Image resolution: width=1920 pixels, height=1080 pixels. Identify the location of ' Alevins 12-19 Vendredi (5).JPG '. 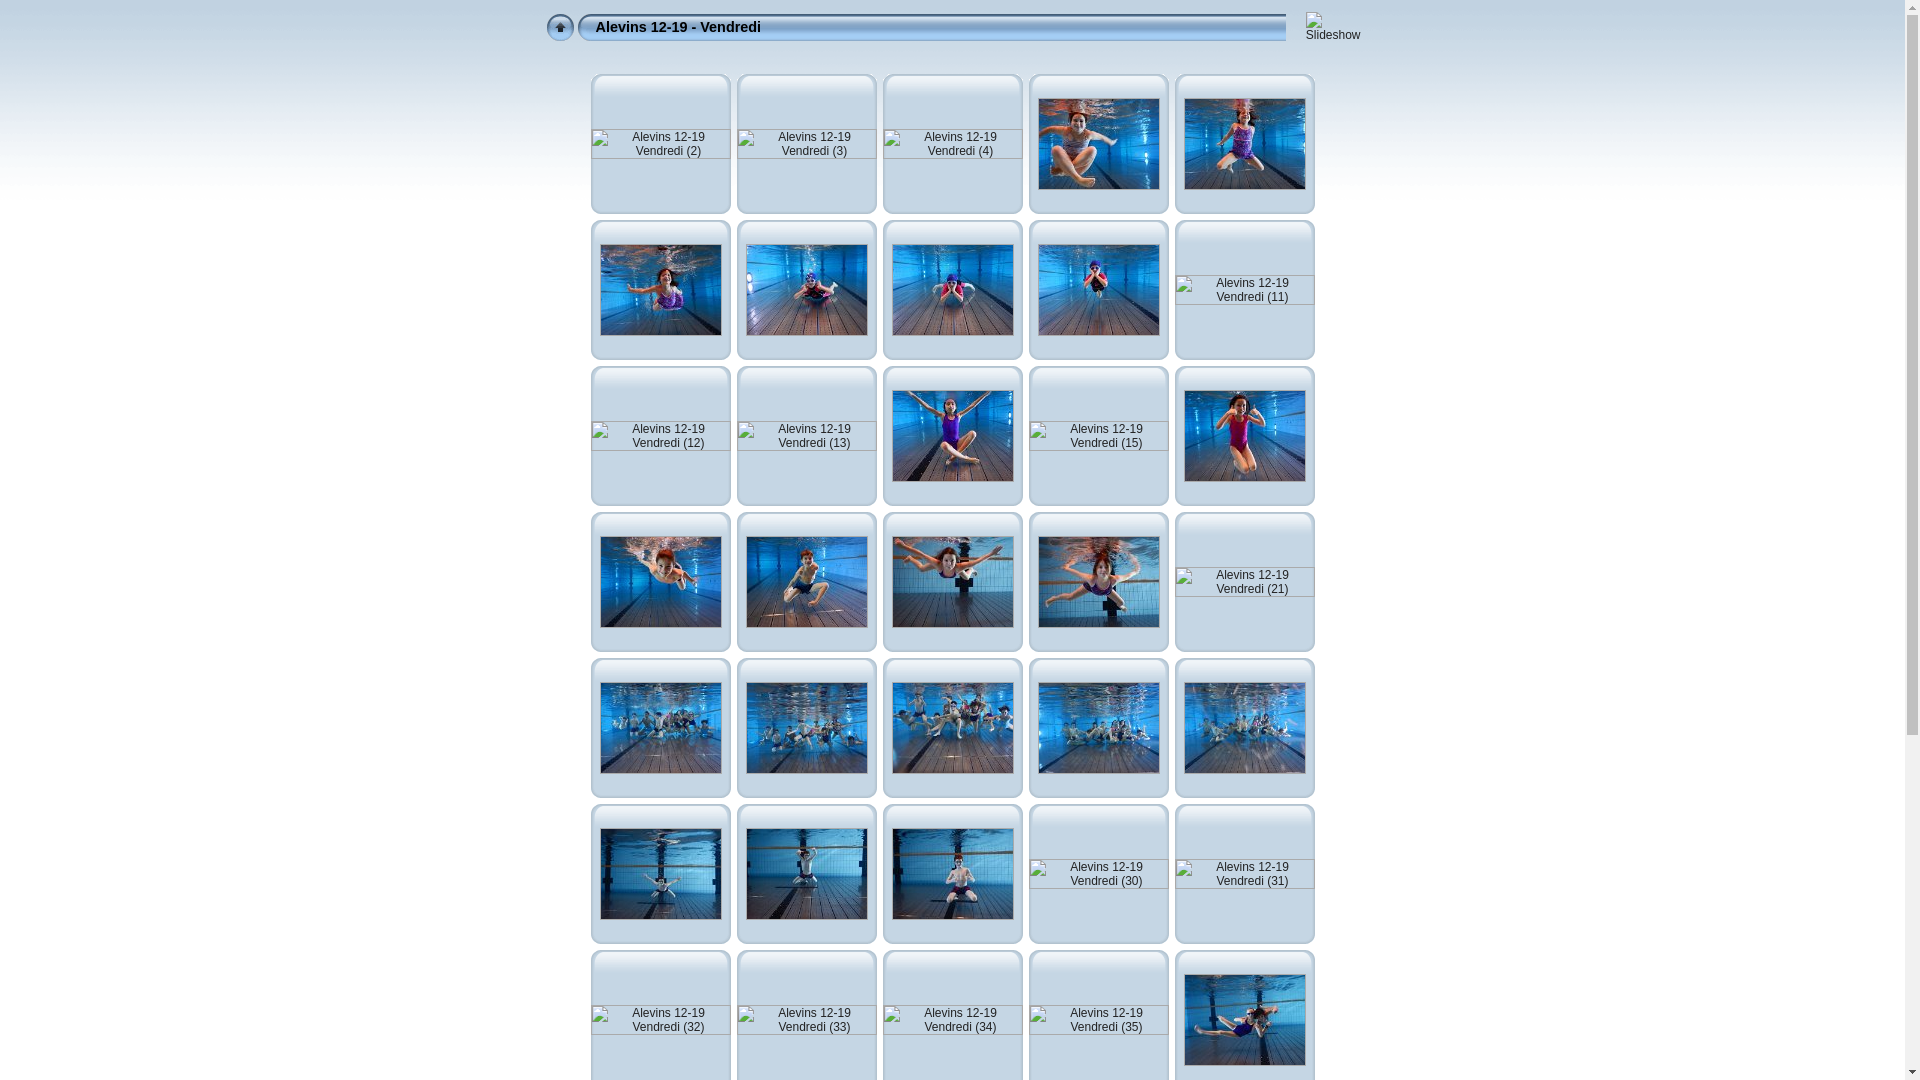
(1098, 142).